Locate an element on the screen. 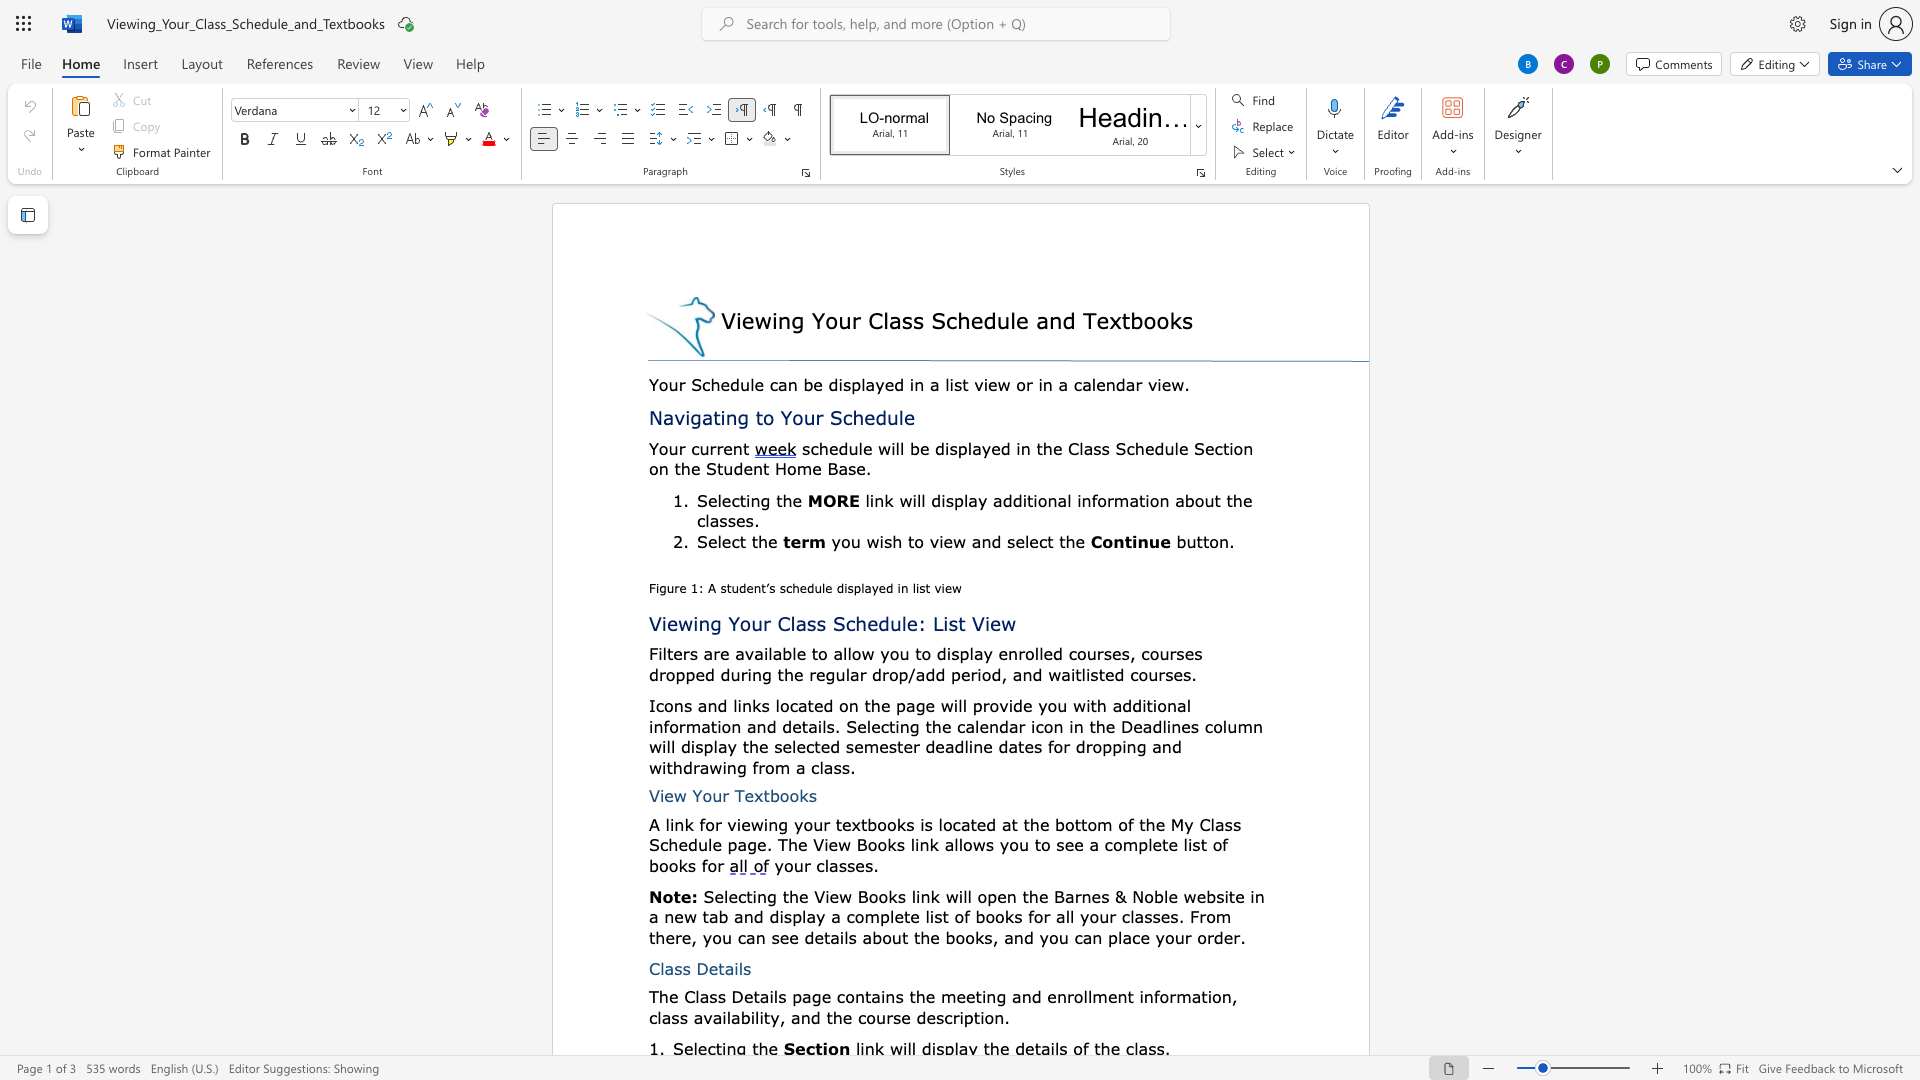 Image resolution: width=1920 pixels, height=1080 pixels. the 2th character "g" in the text is located at coordinates (742, 416).